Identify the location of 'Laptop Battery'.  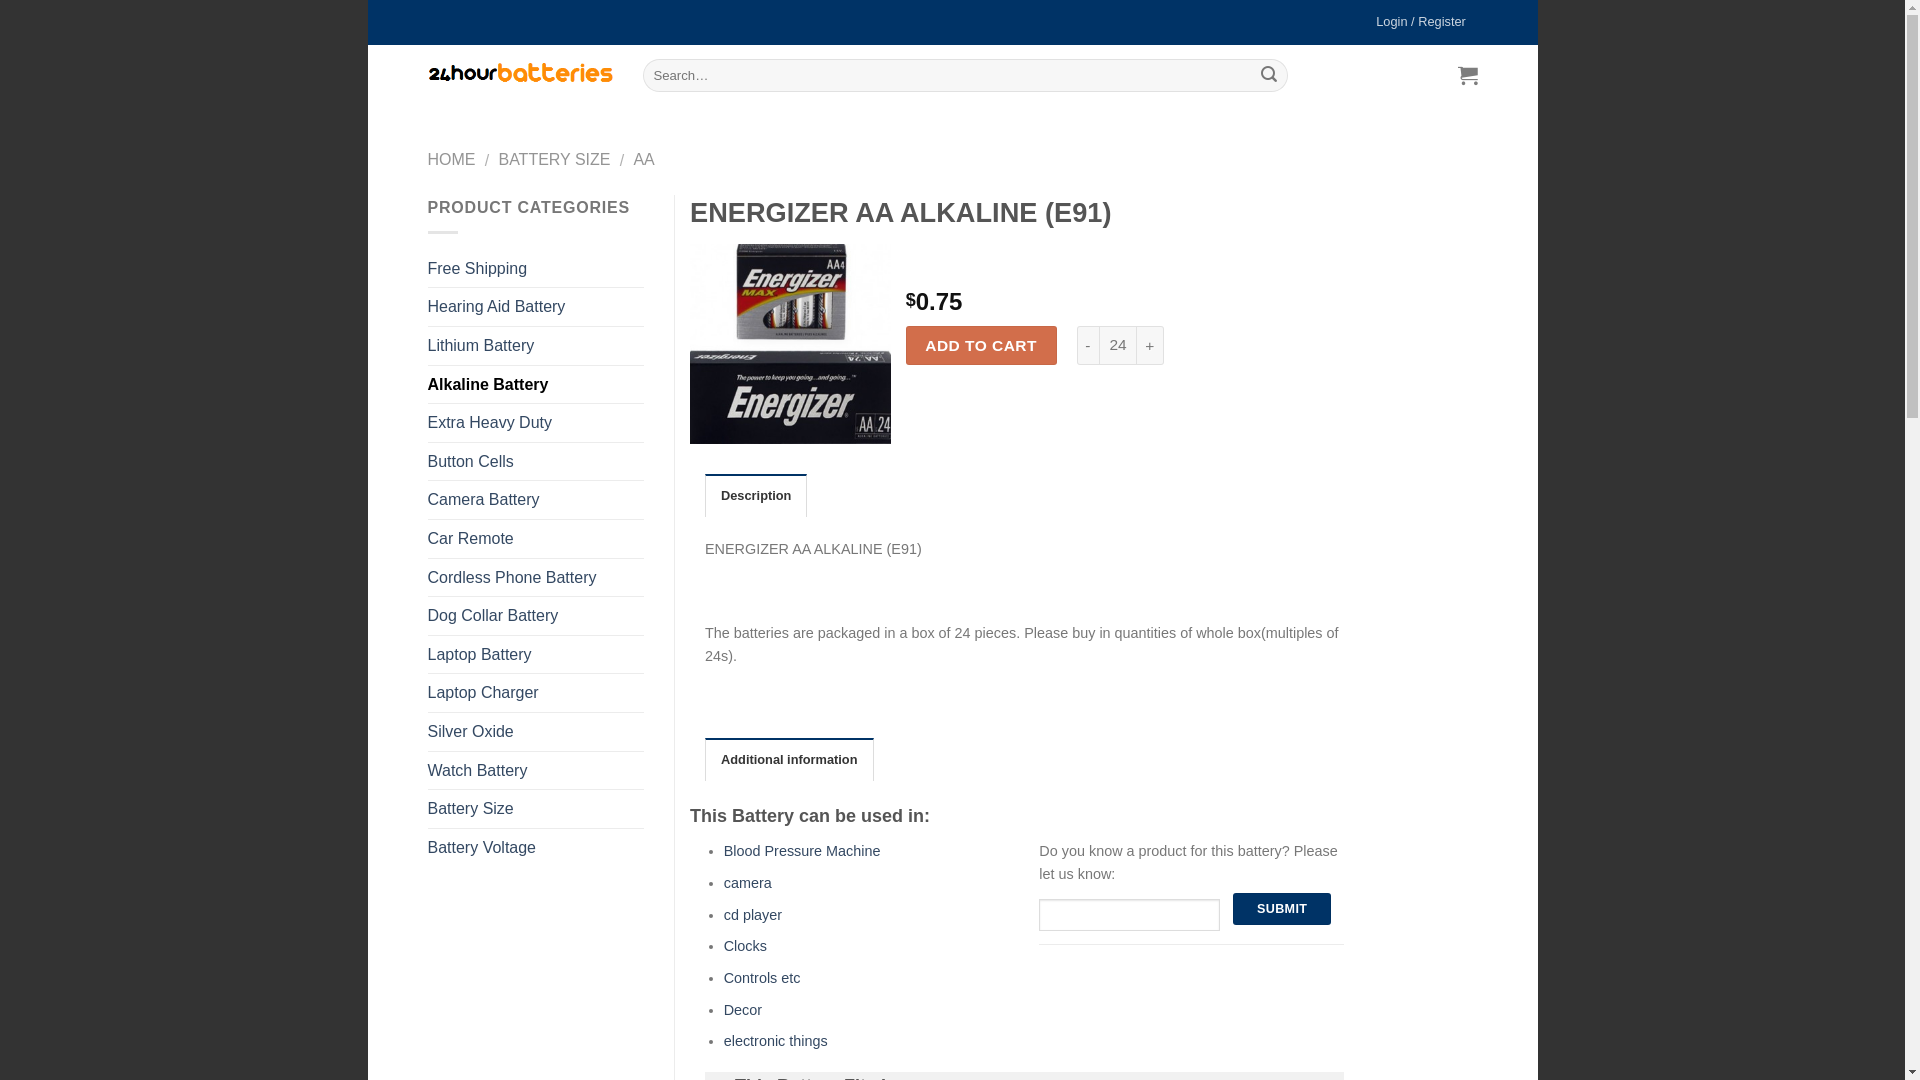
(536, 655).